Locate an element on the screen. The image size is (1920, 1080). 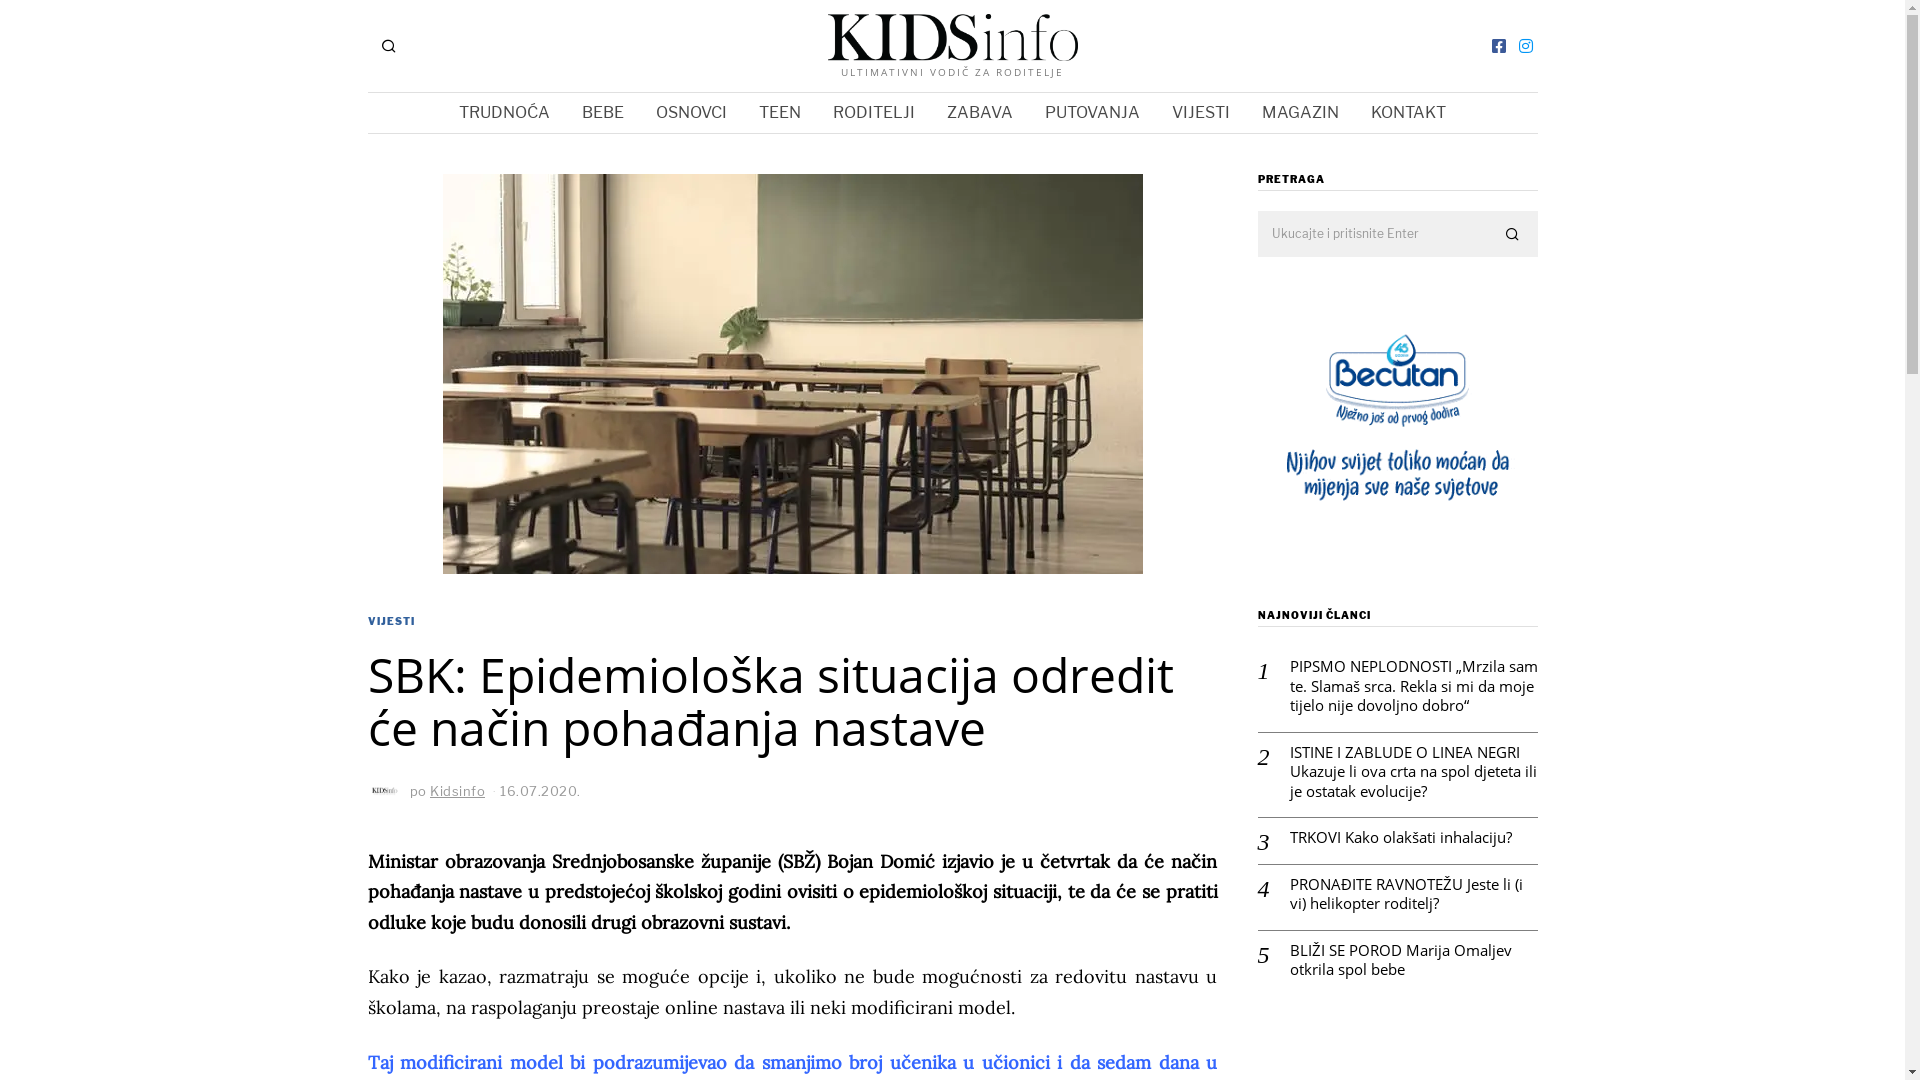
'Instagram' is located at coordinates (1525, 45).